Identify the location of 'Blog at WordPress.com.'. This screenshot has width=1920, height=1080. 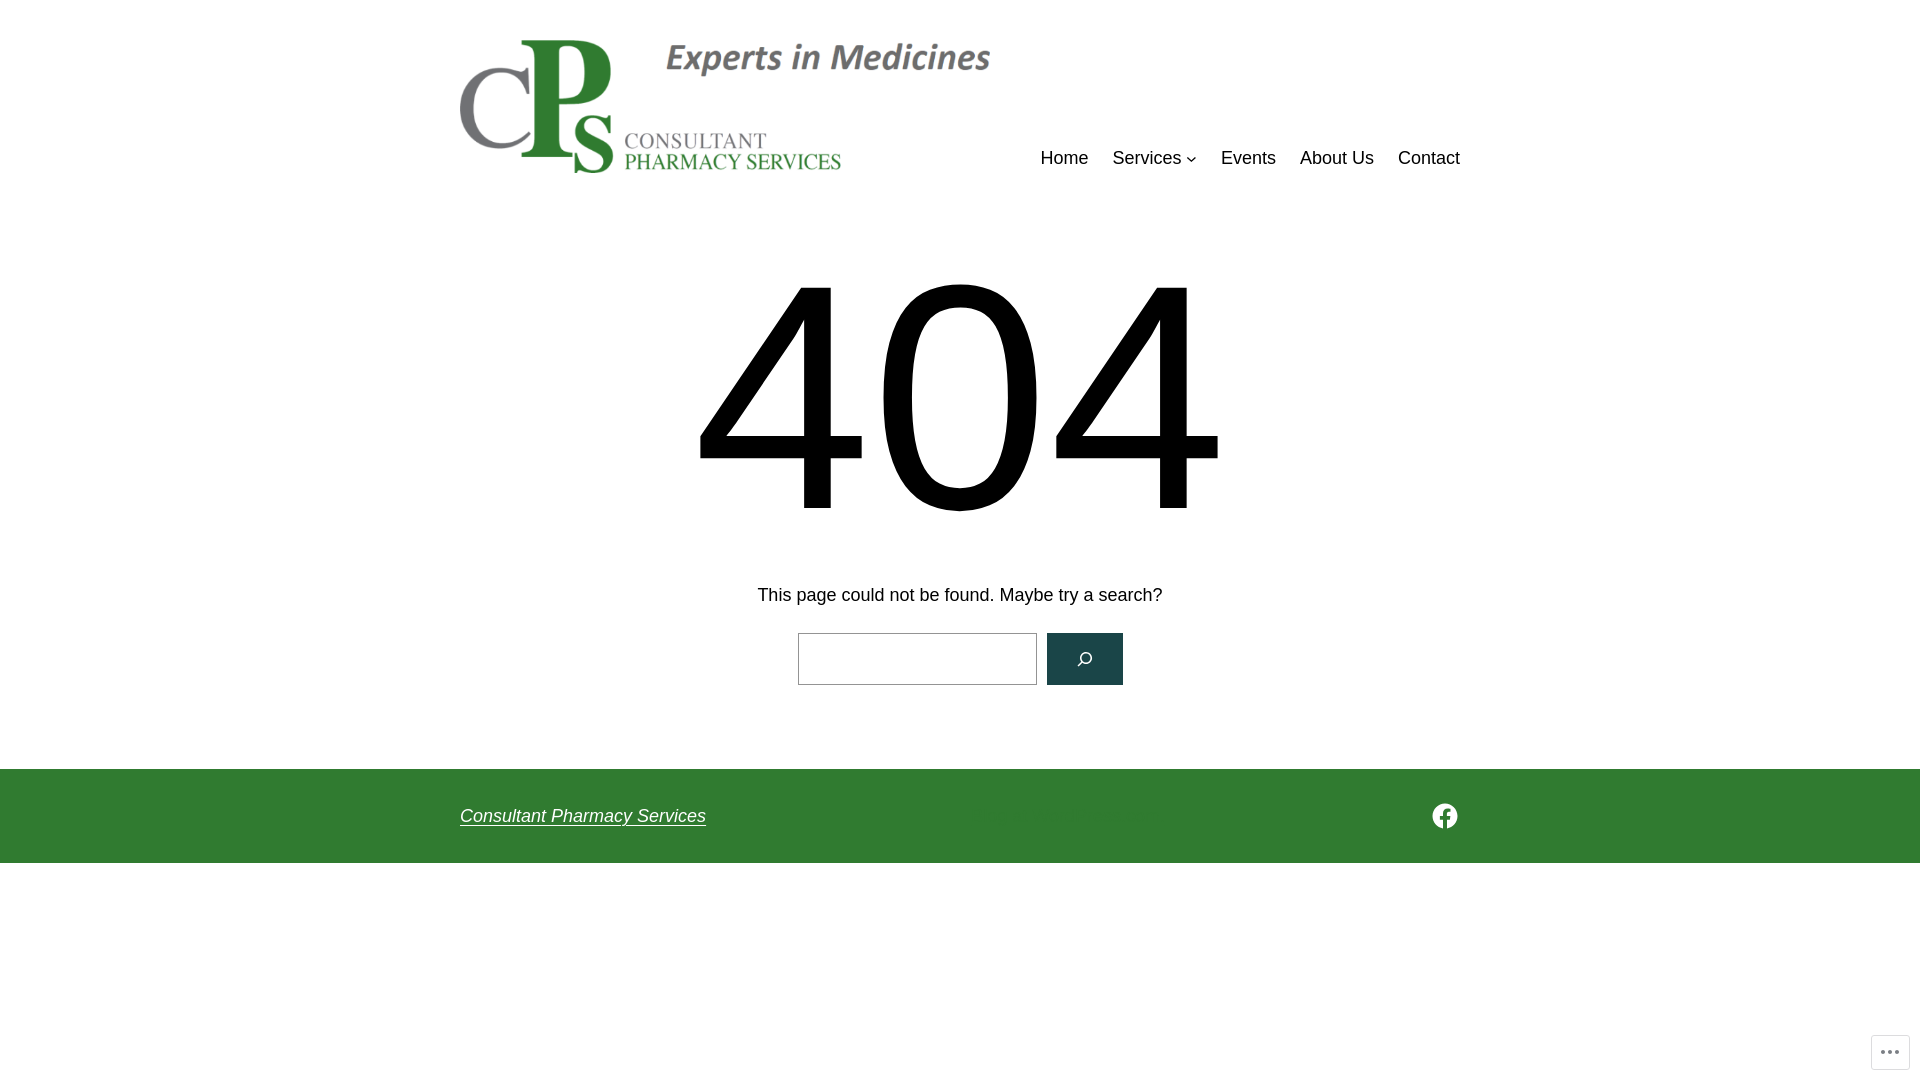
(1067, 816).